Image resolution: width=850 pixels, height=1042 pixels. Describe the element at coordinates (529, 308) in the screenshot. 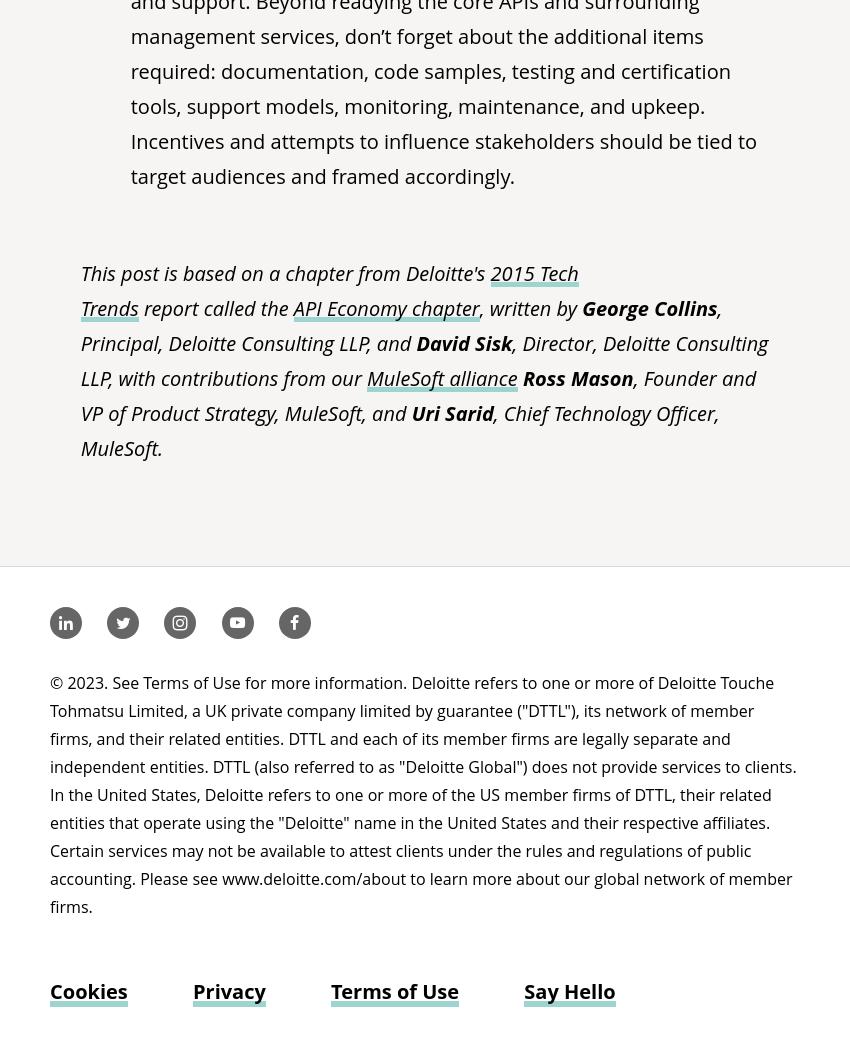

I see `', written by'` at that location.